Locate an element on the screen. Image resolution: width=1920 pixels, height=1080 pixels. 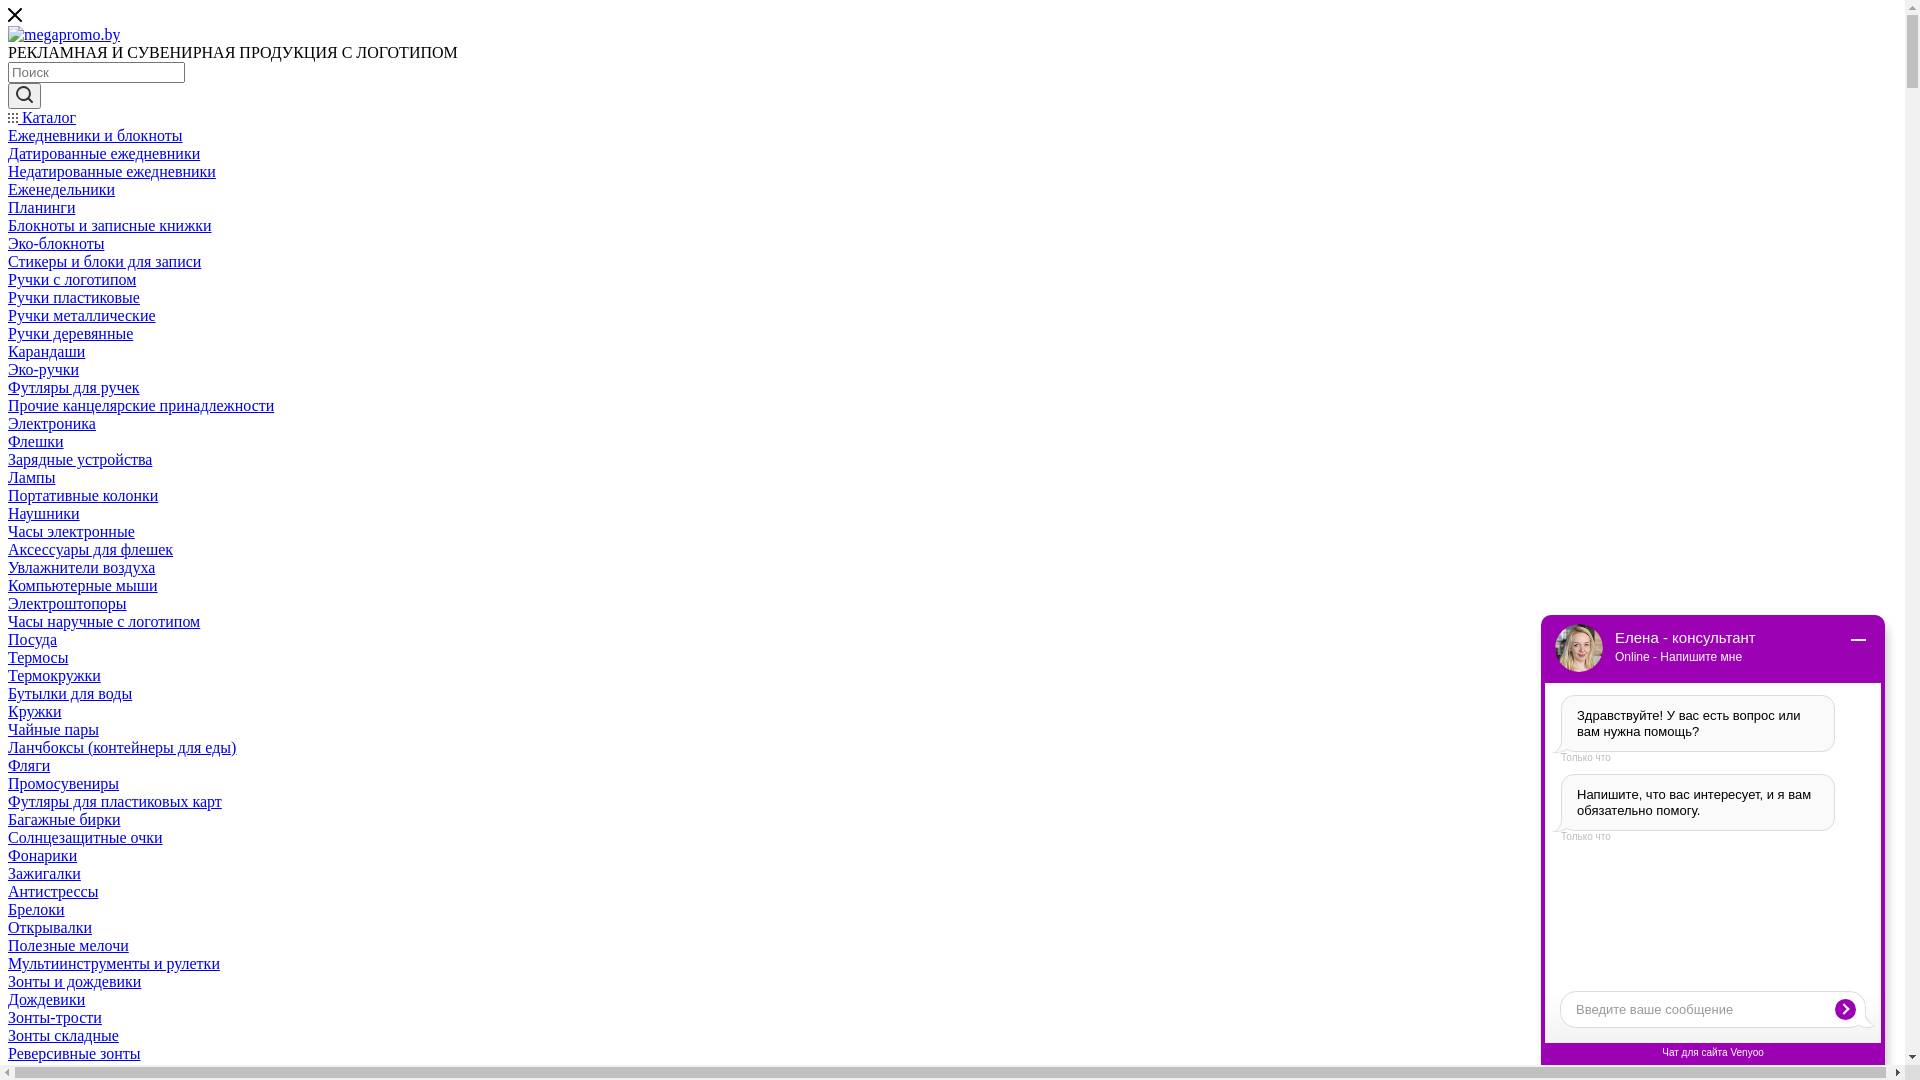
'megapromo.by' is located at coordinates (8, 34).